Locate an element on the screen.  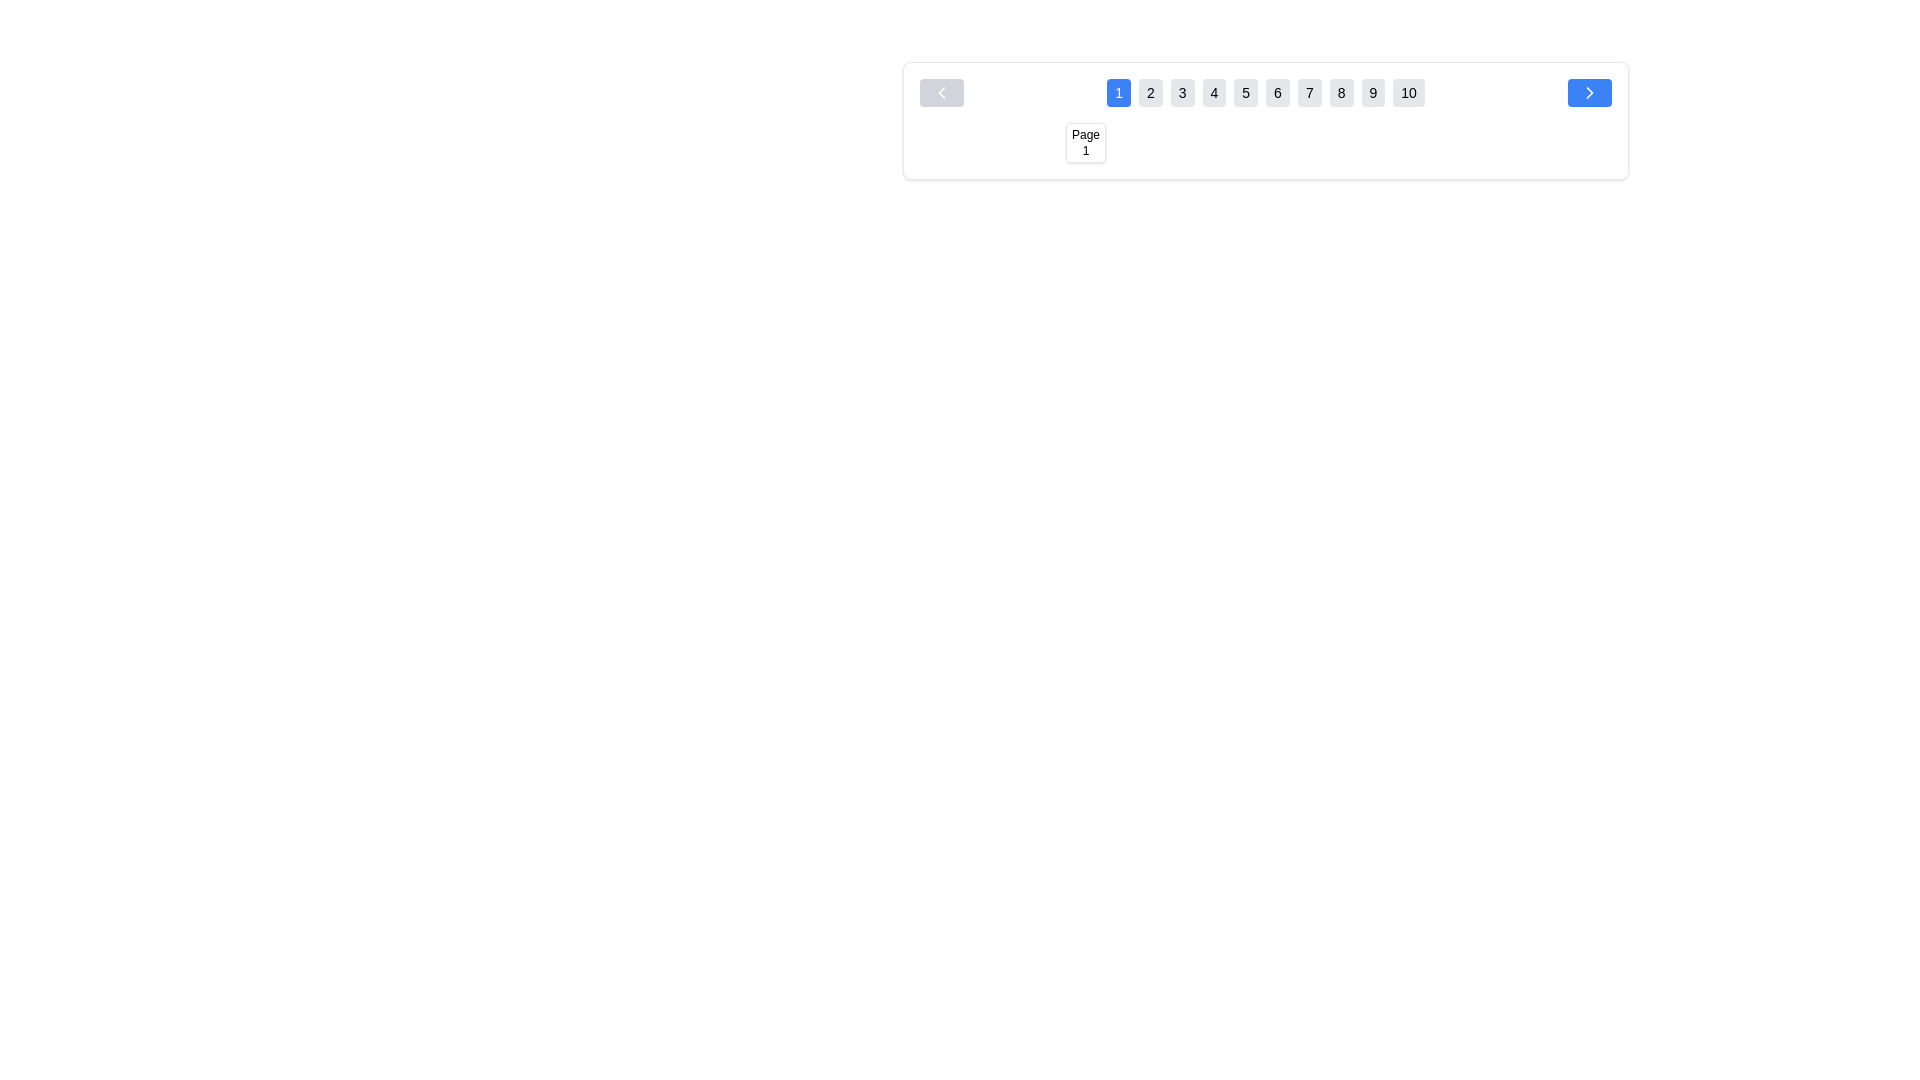
the navigation button labeled '1' on the far-left side of the button group is located at coordinates (1117, 92).